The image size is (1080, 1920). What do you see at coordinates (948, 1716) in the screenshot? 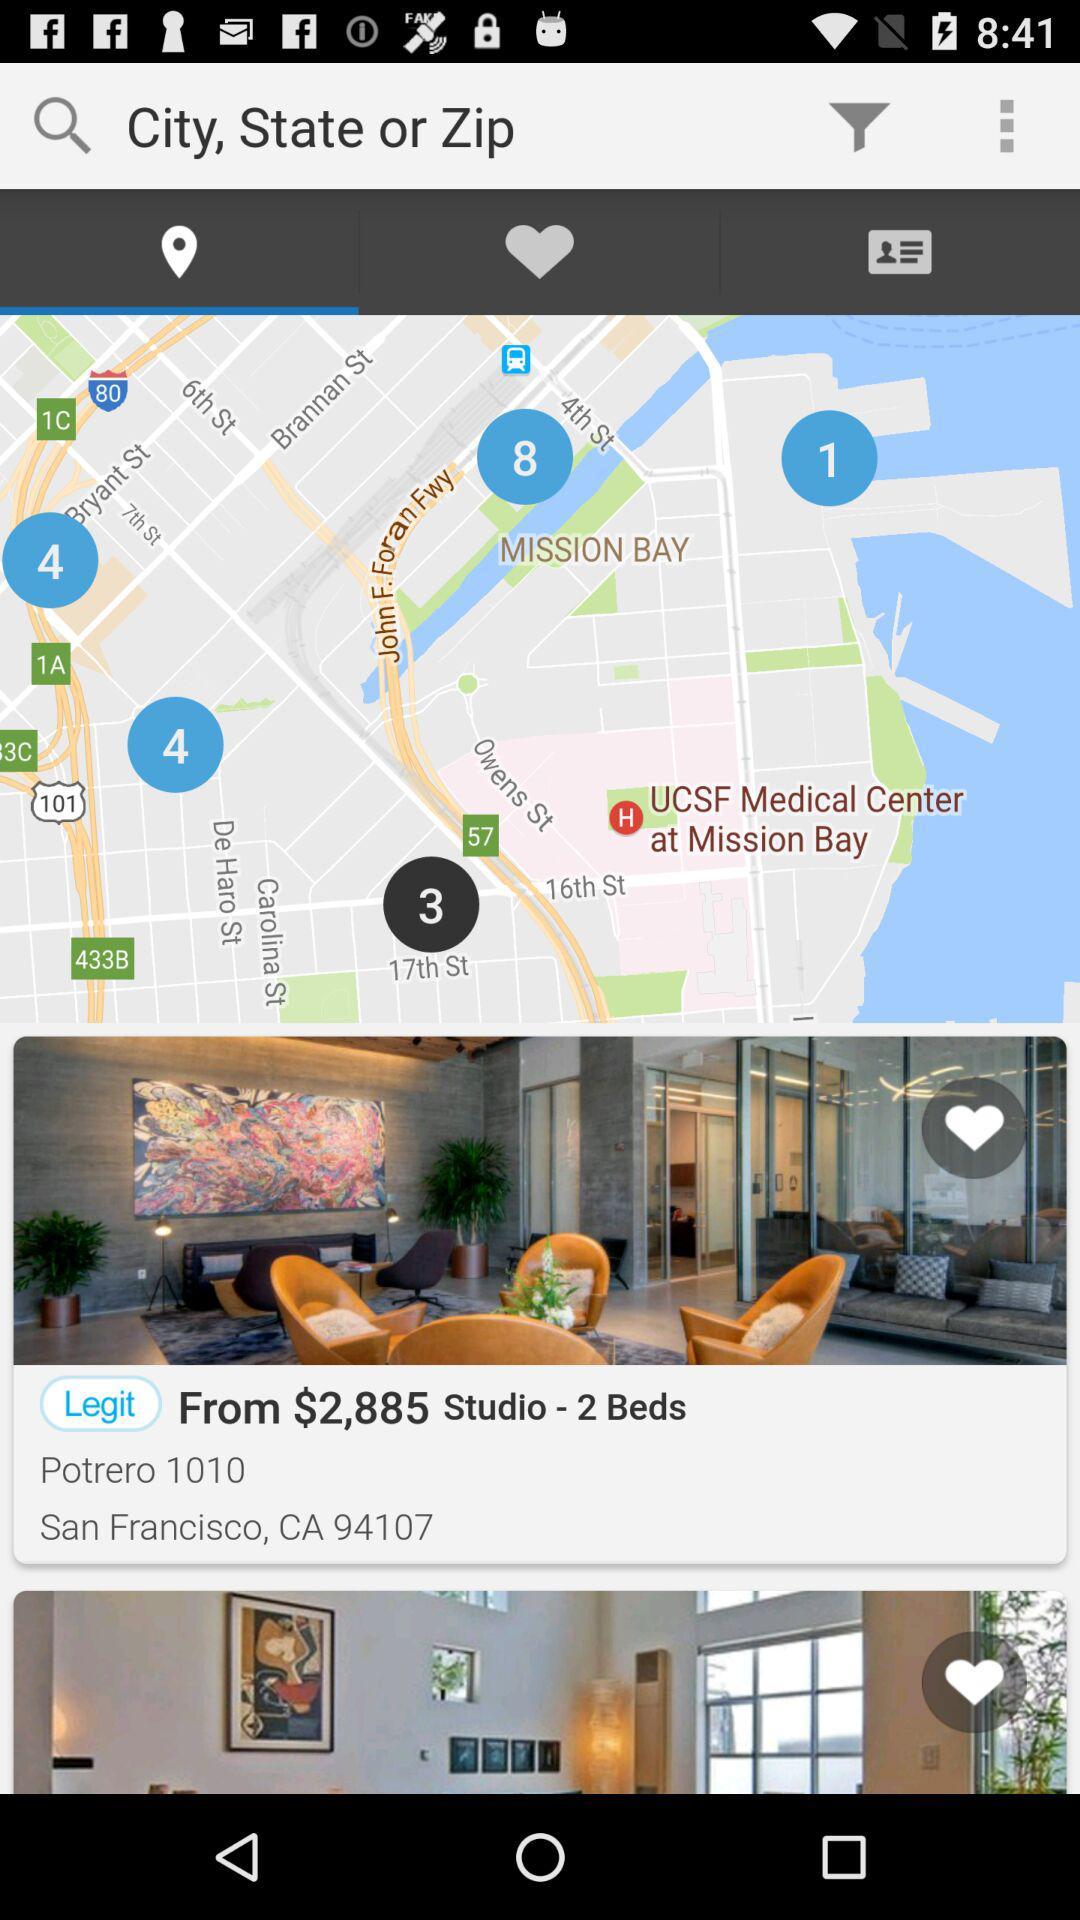
I see `list icon` at bounding box center [948, 1716].